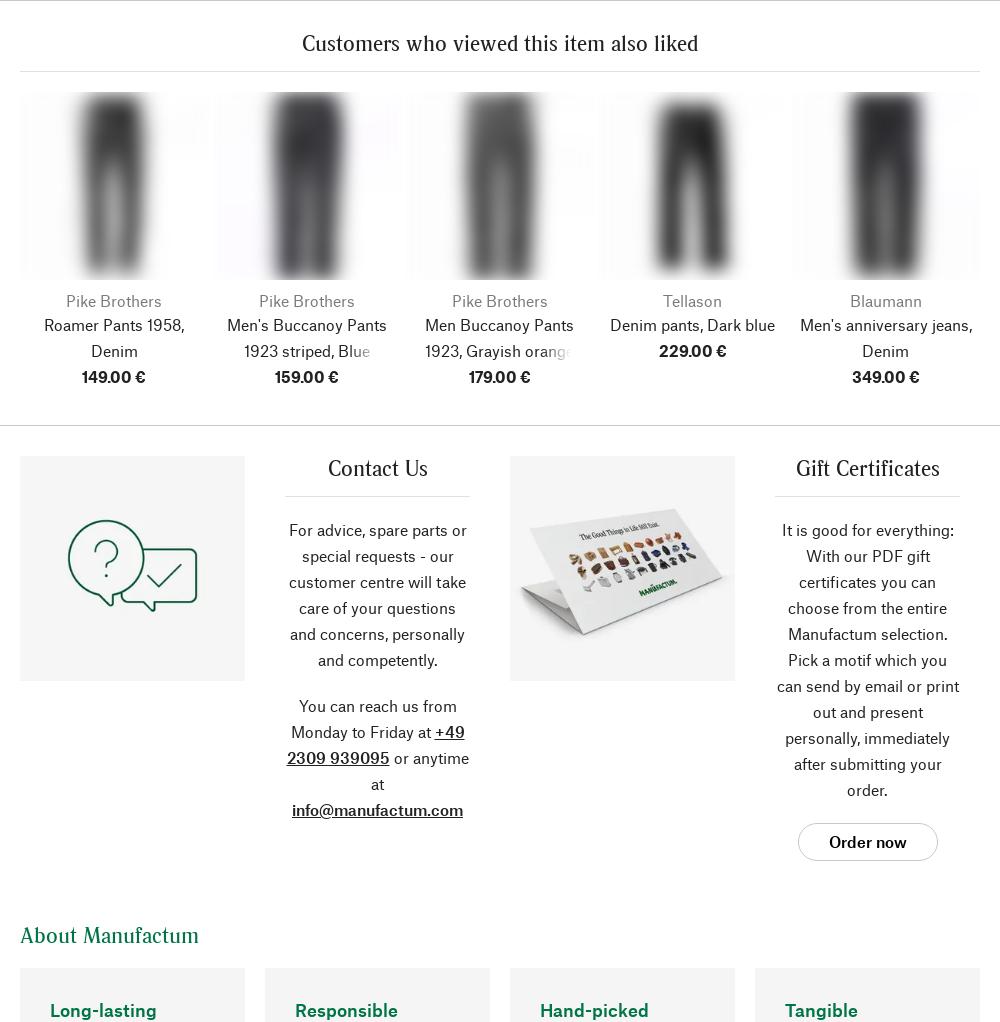 This screenshot has height=1022, width=1000. Describe the element at coordinates (290, 718) in the screenshot. I see `'You can reach us from Monday to Friday at'` at that location.